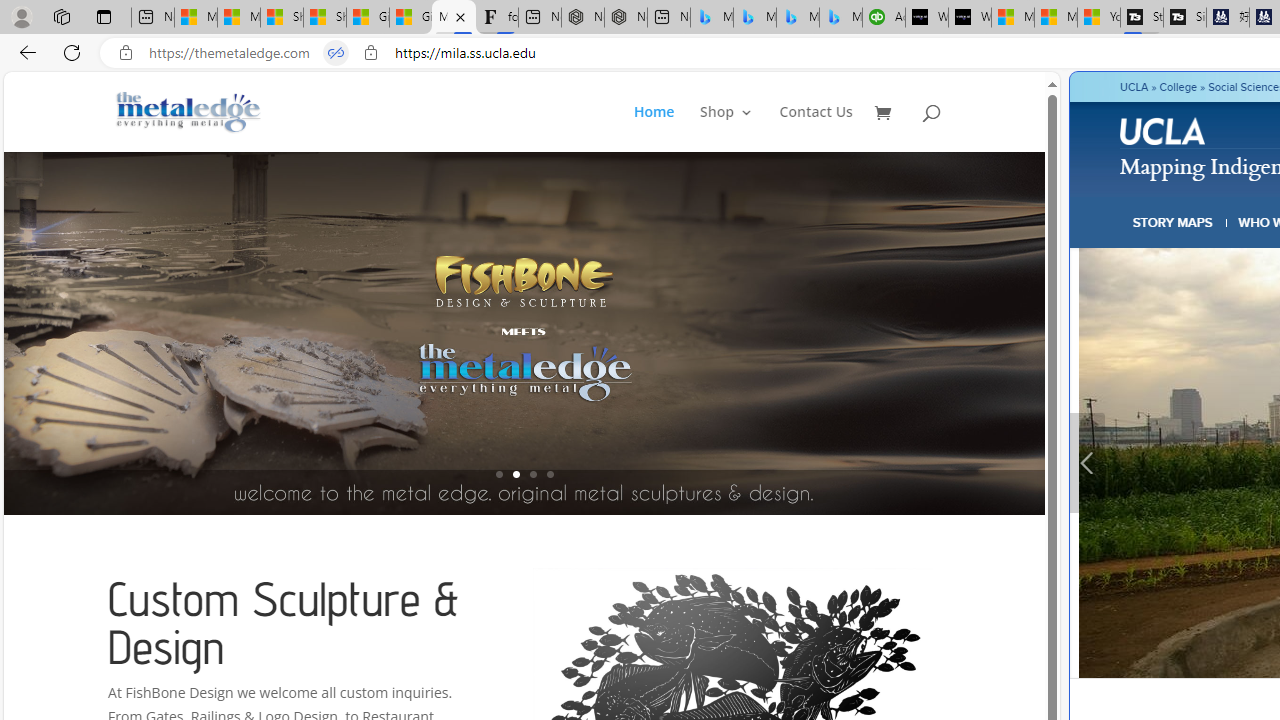  What do you see at coordinates (515, 474) in the screenshot?
I see `'2'` at bounding box center [515, 474].